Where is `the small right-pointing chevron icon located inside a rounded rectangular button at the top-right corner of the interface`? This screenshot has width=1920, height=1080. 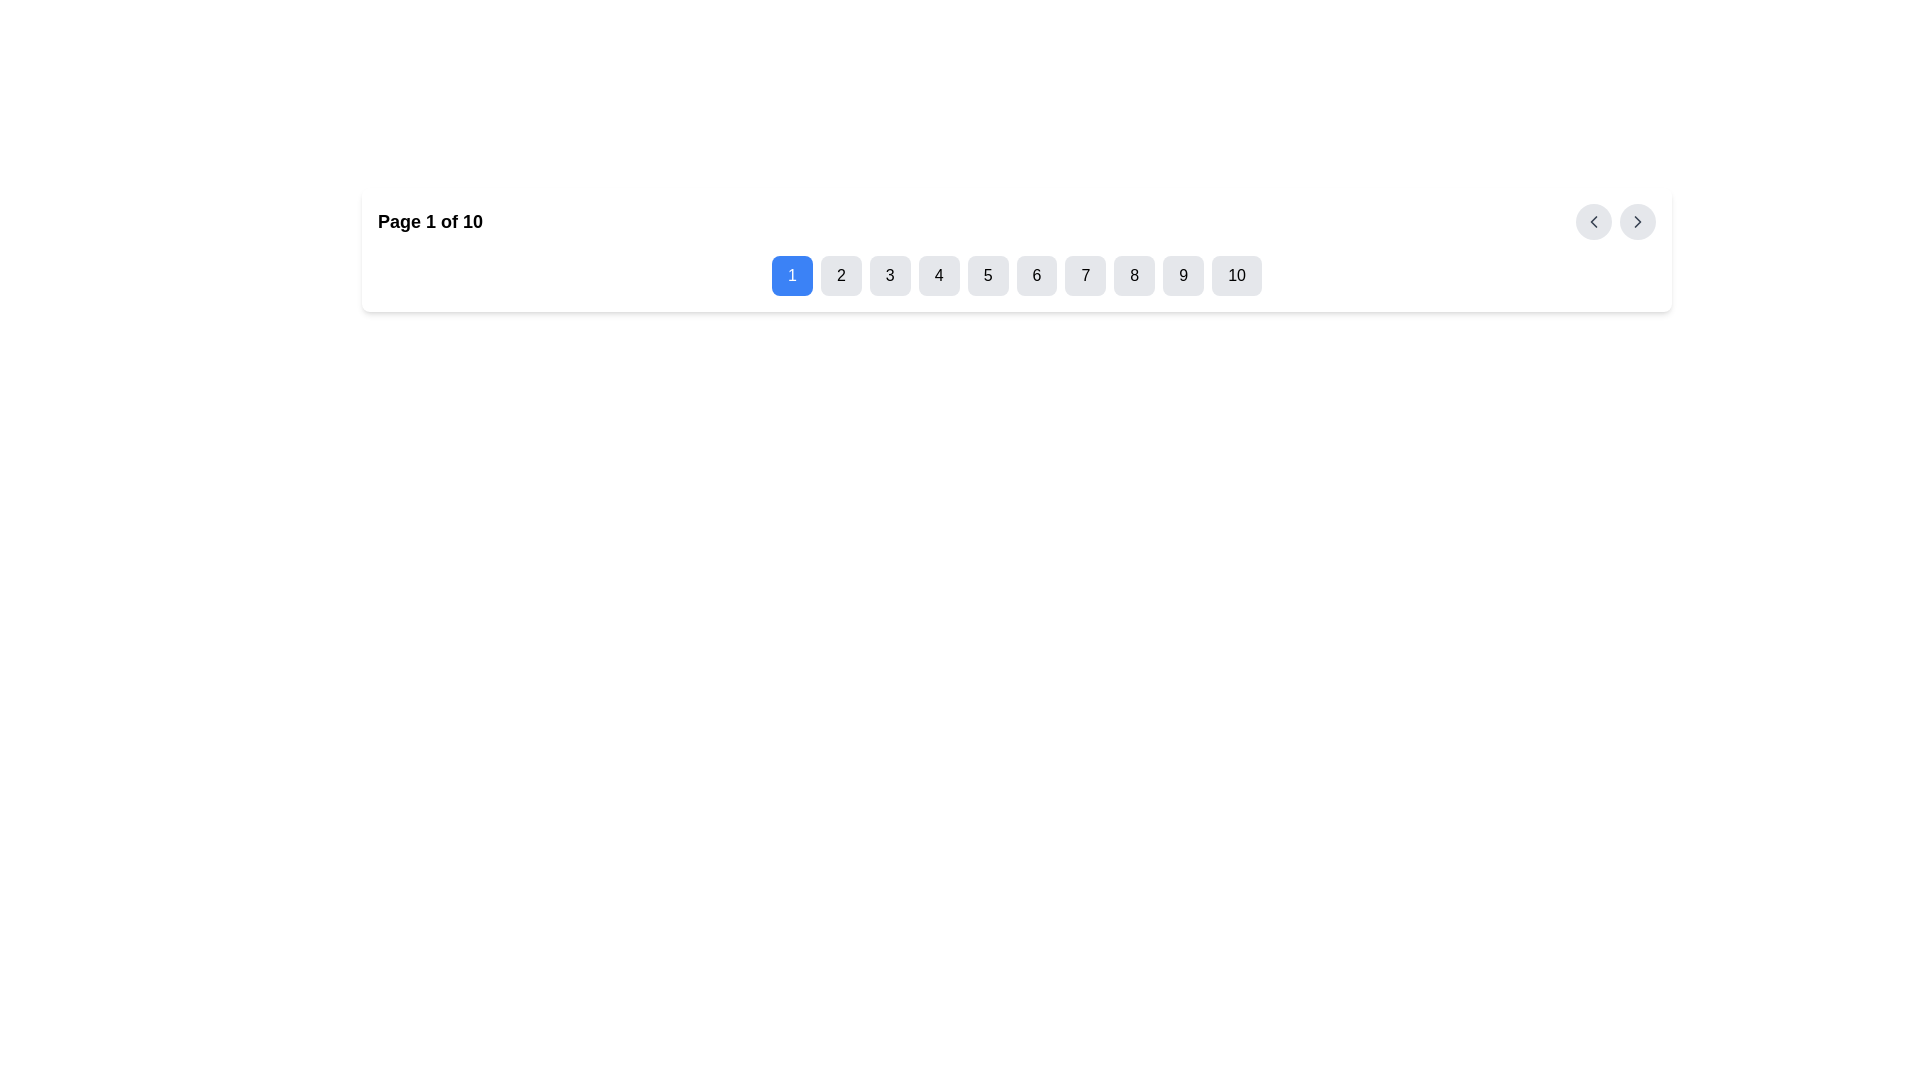
the small right-pointing chevron icon located inside a rounded rectangular button at the top-right corner of the interface is located at coordinates (1637, 222).